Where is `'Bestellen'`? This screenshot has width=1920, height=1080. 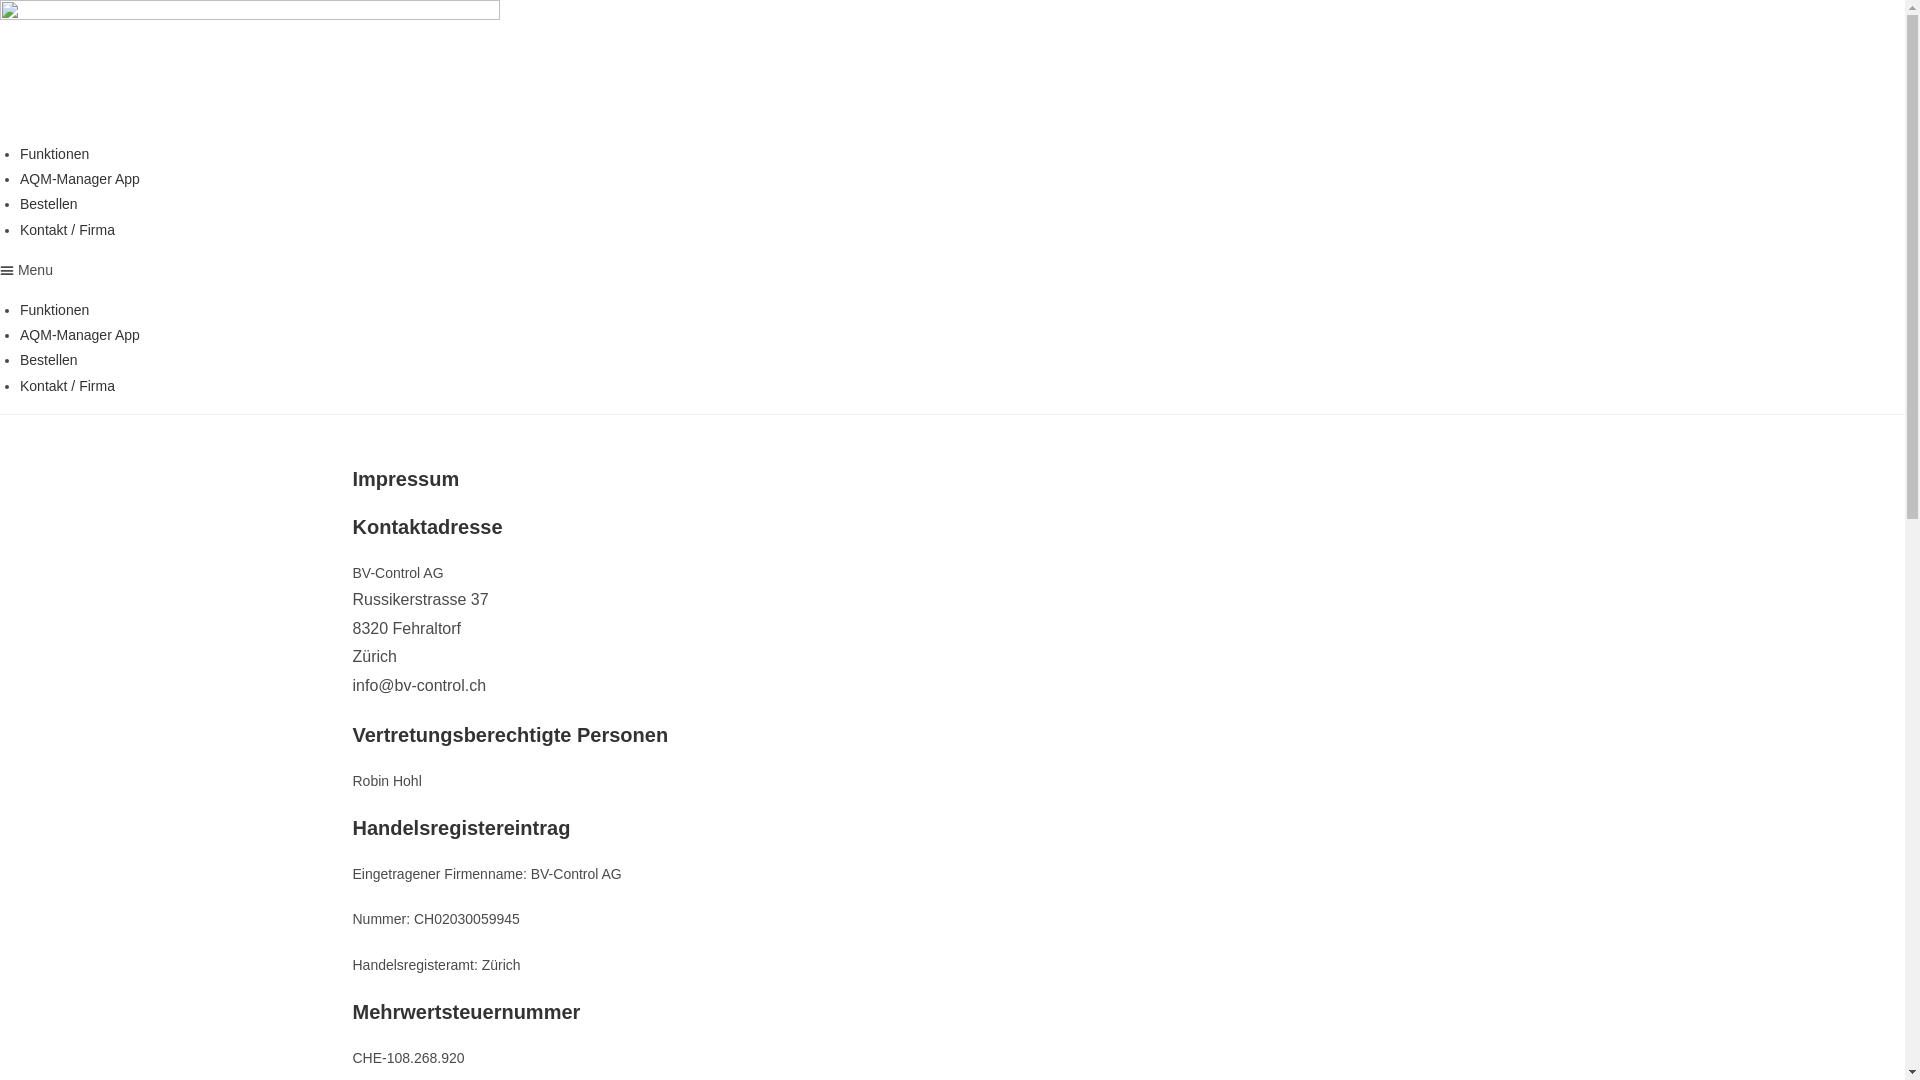 'Bestellen' is located at coordinates (48, 204).